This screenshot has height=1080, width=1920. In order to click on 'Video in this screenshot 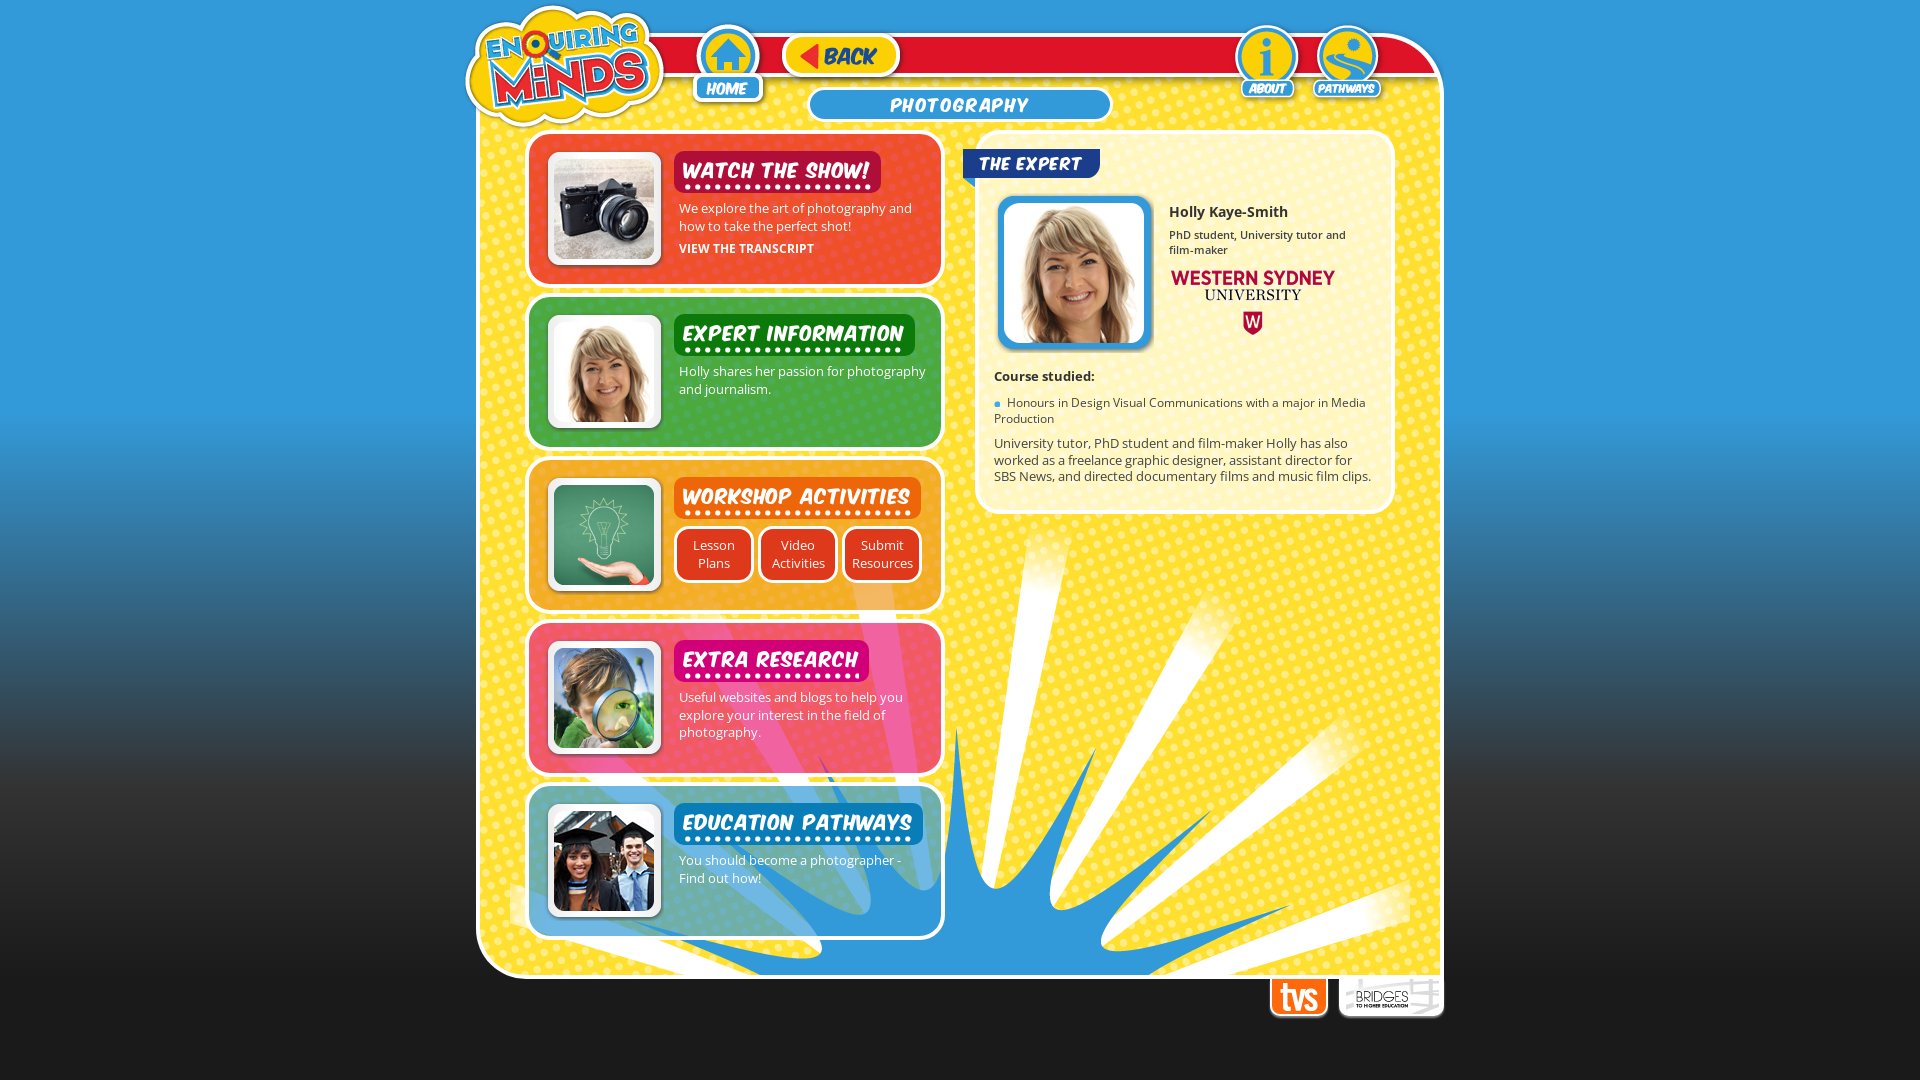, I will do `click(796, 554)`.